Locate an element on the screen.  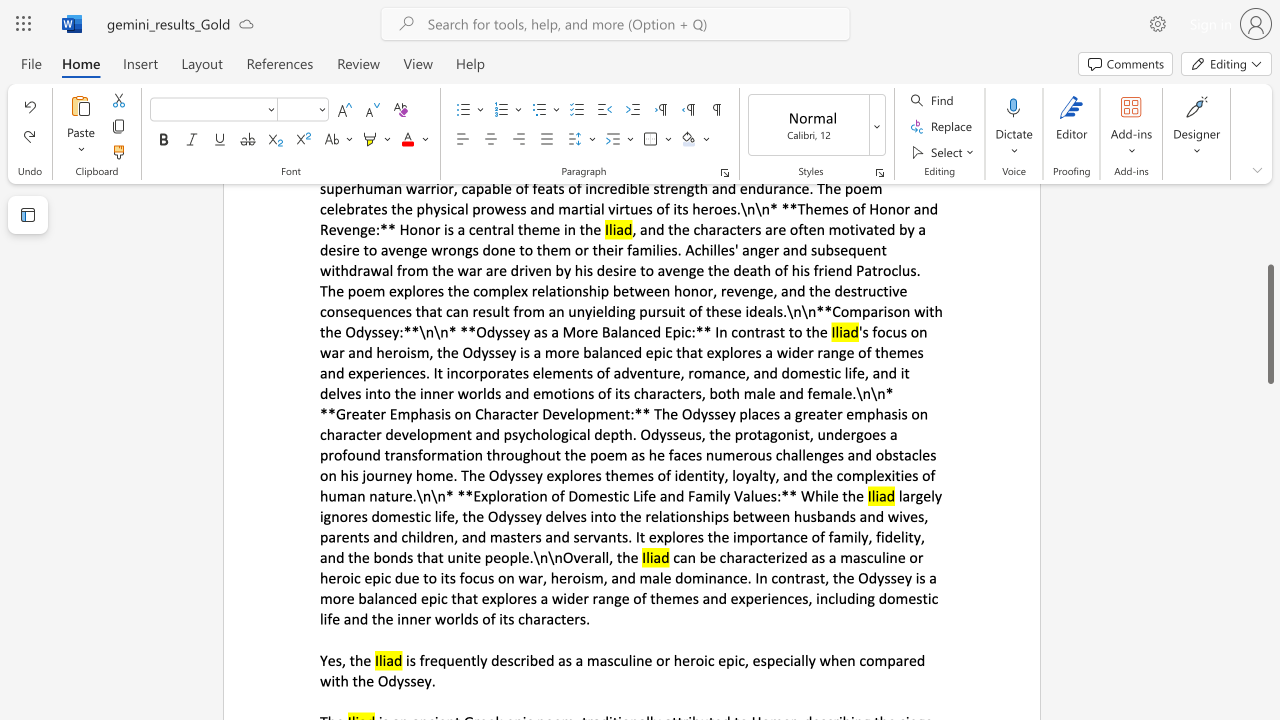
the scrollbar and move down 1010 pixels is located at coordinates (1269, 323).